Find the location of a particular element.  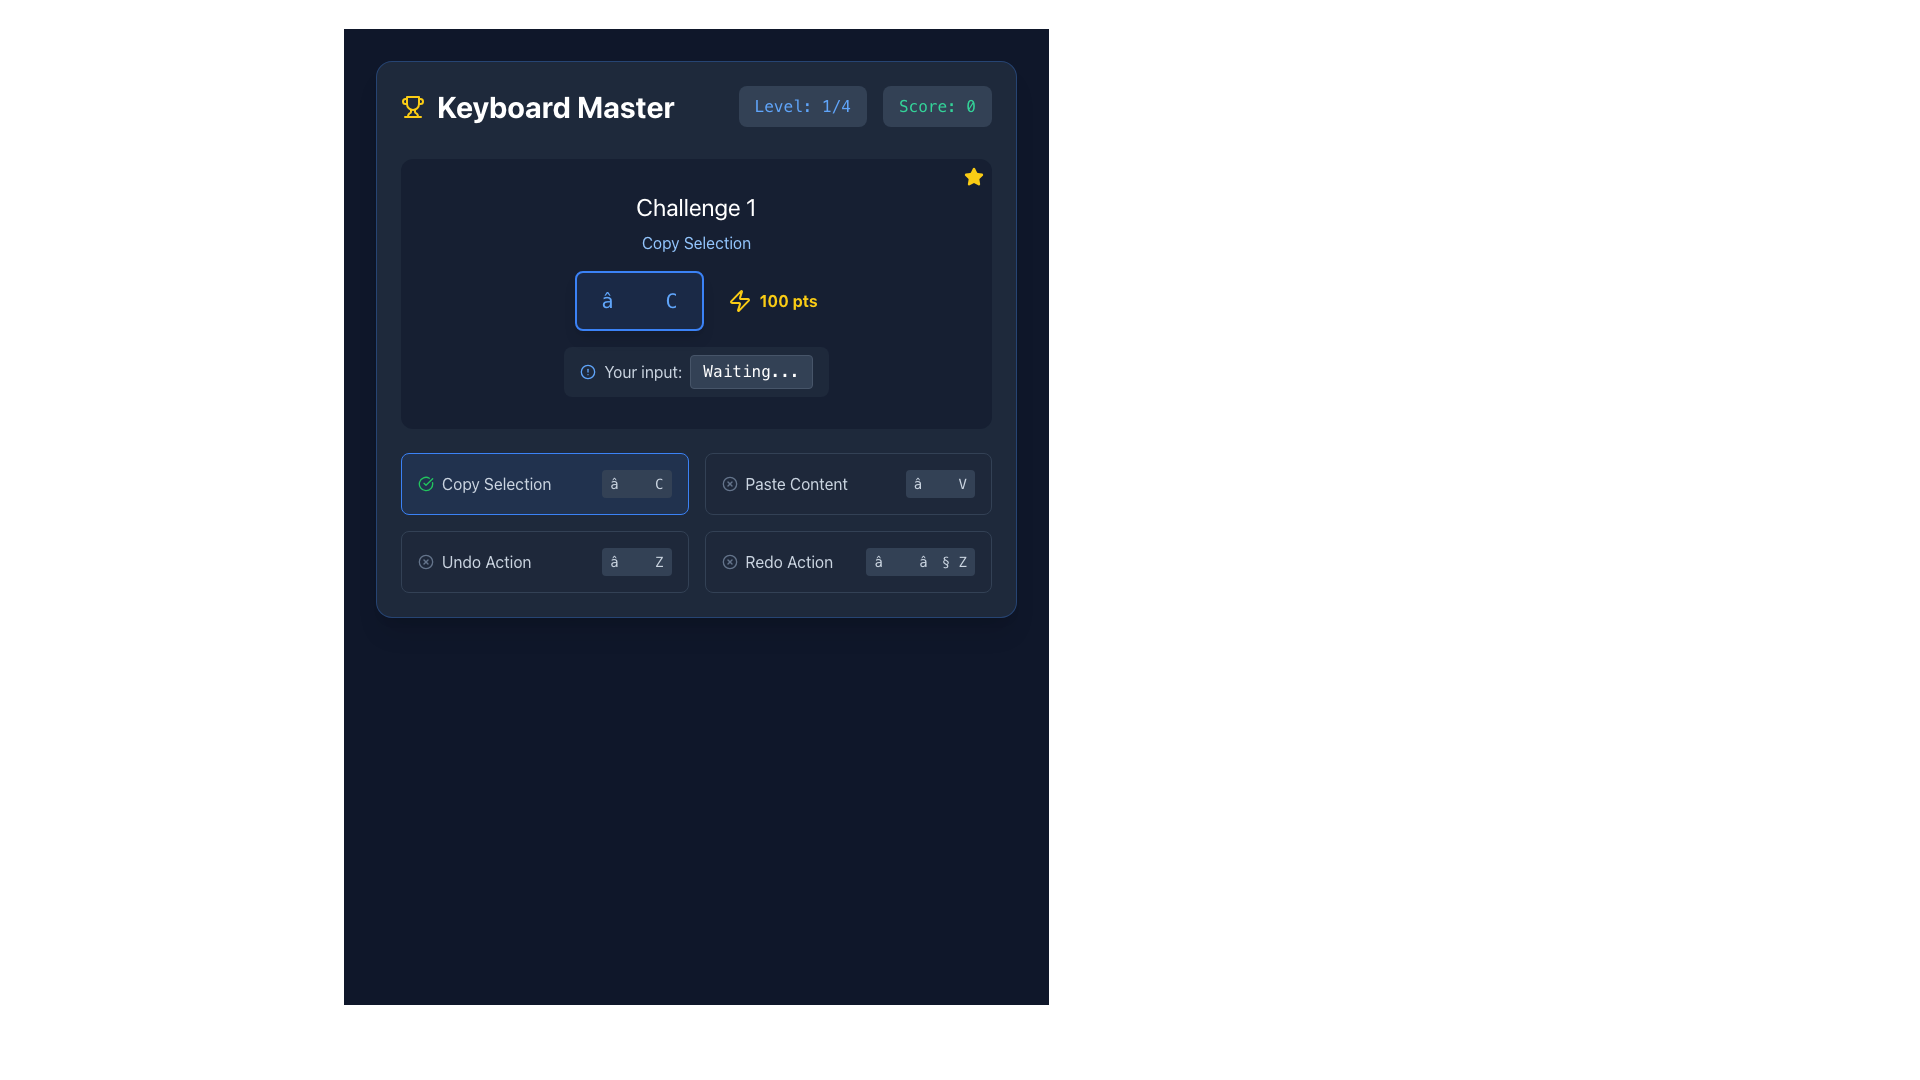

the yellow star decorative icon located in the top-right corner of the 'Challenge 1' panel, which signifies importance or achievement is located at coordinates (974, 176).